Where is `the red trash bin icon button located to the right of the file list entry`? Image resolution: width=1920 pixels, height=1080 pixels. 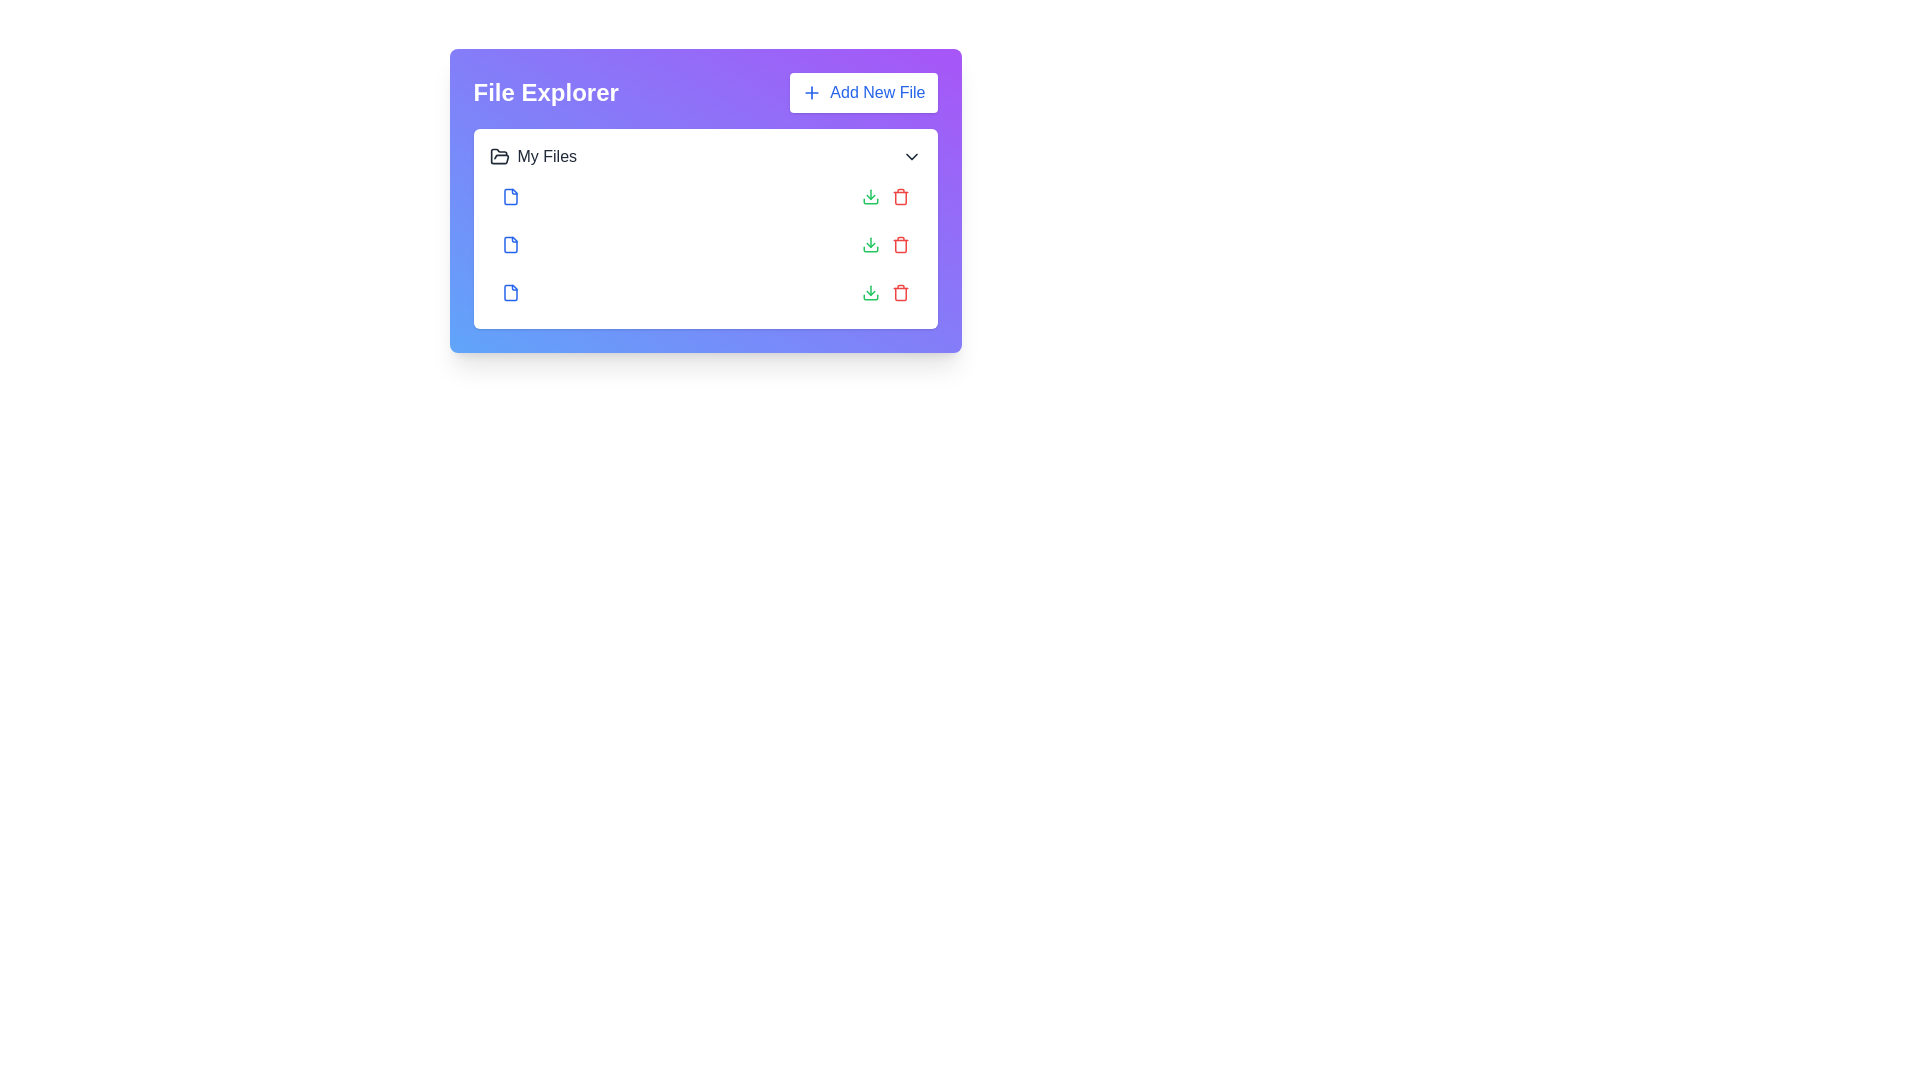
the red trash bin icon button located to the right of the file list entry is located at coordinates (899, 196).